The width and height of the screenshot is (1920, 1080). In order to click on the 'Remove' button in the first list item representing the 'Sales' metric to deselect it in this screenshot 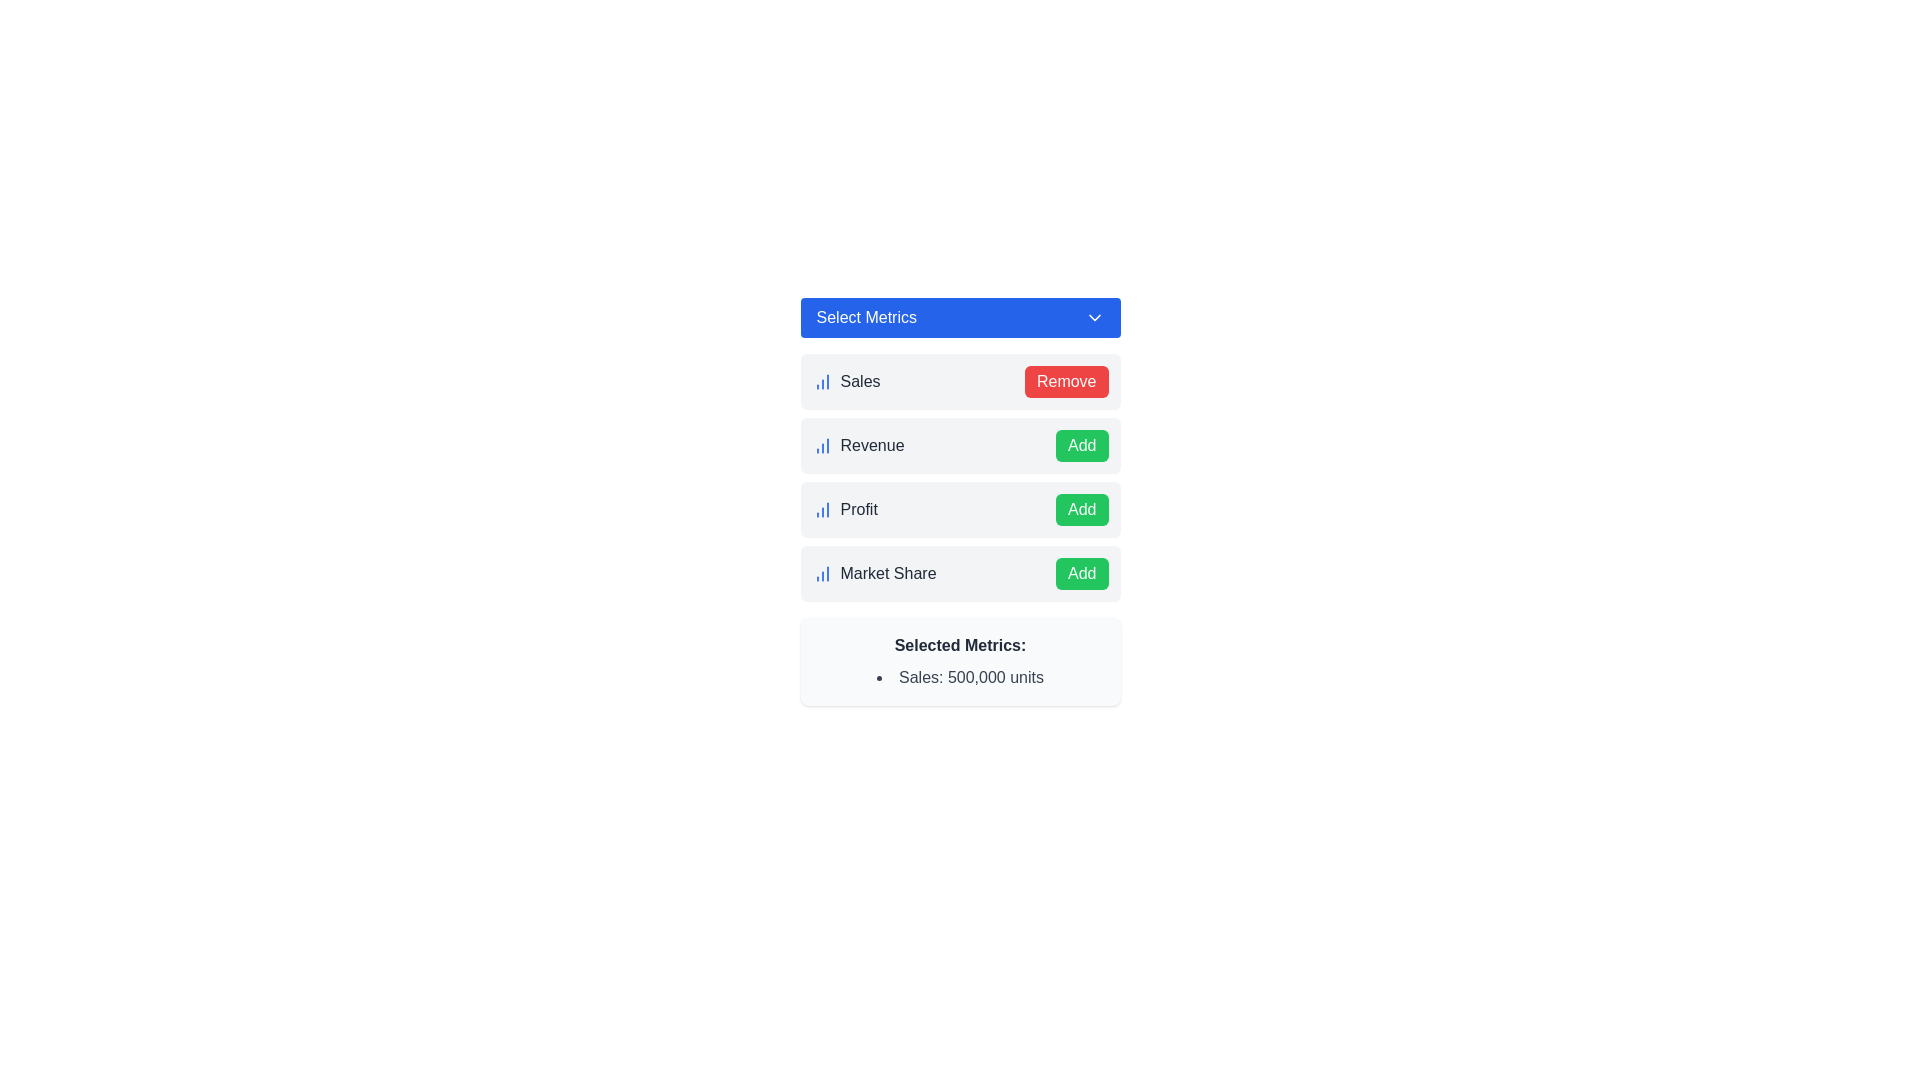, I will do `click(960, 381)`.